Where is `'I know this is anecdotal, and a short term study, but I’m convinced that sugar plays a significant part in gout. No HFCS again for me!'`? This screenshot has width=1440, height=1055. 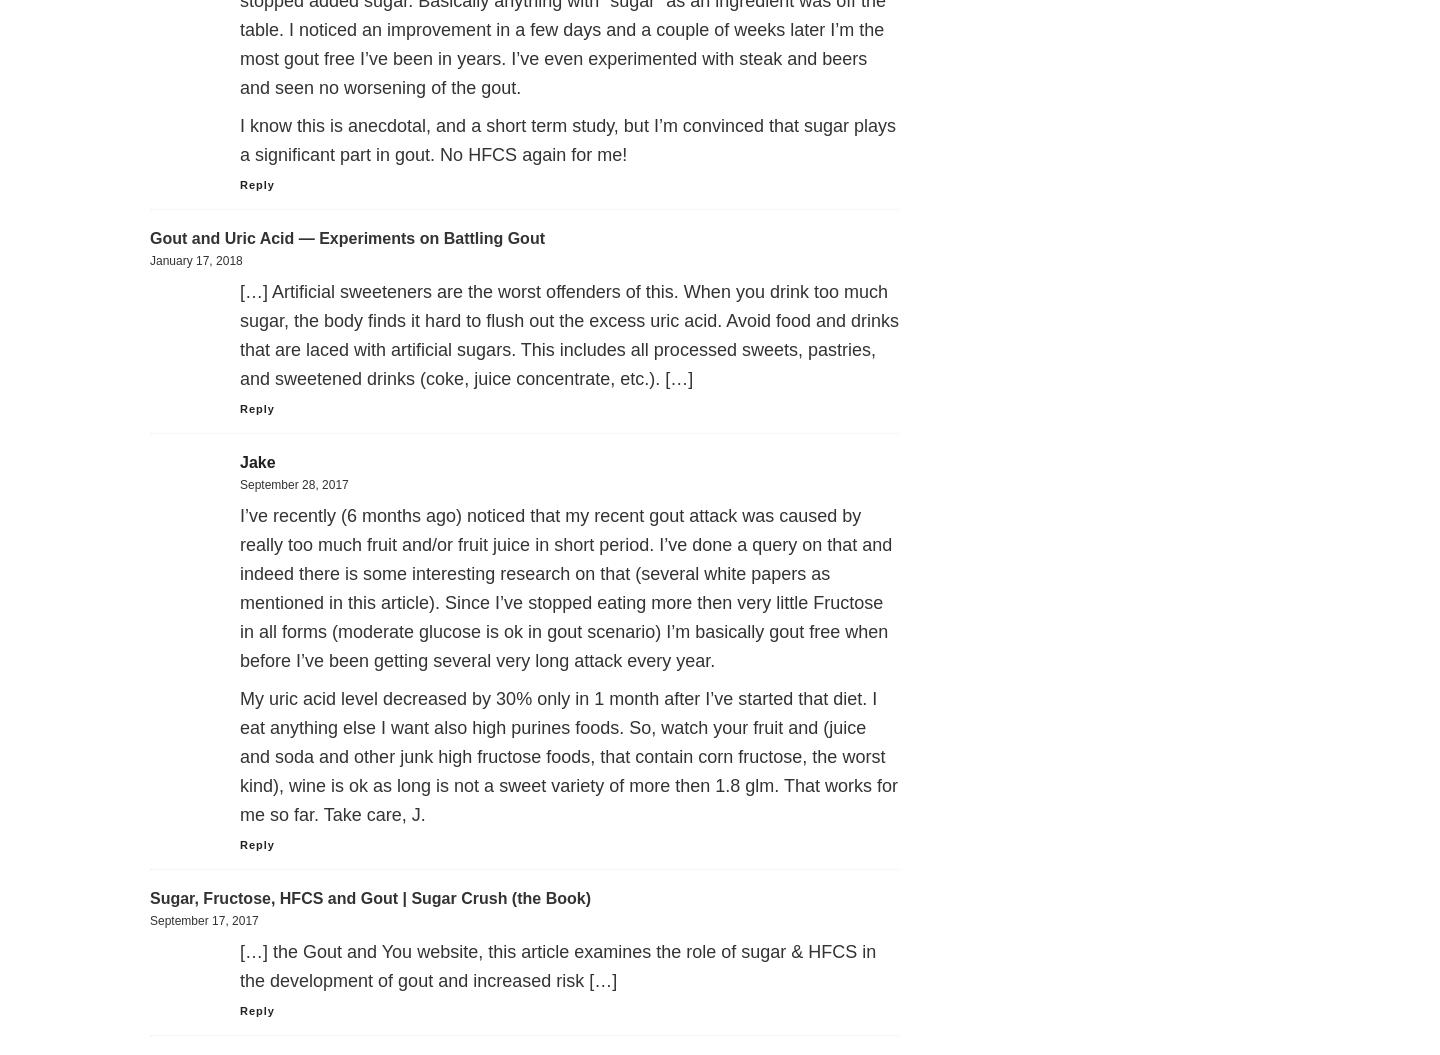 'I know this is anecdotal, and a short term study, but I’m convinced that sugar plays a significant part in gout. No HFCS again for me!' is located at coordinates (240, 140).